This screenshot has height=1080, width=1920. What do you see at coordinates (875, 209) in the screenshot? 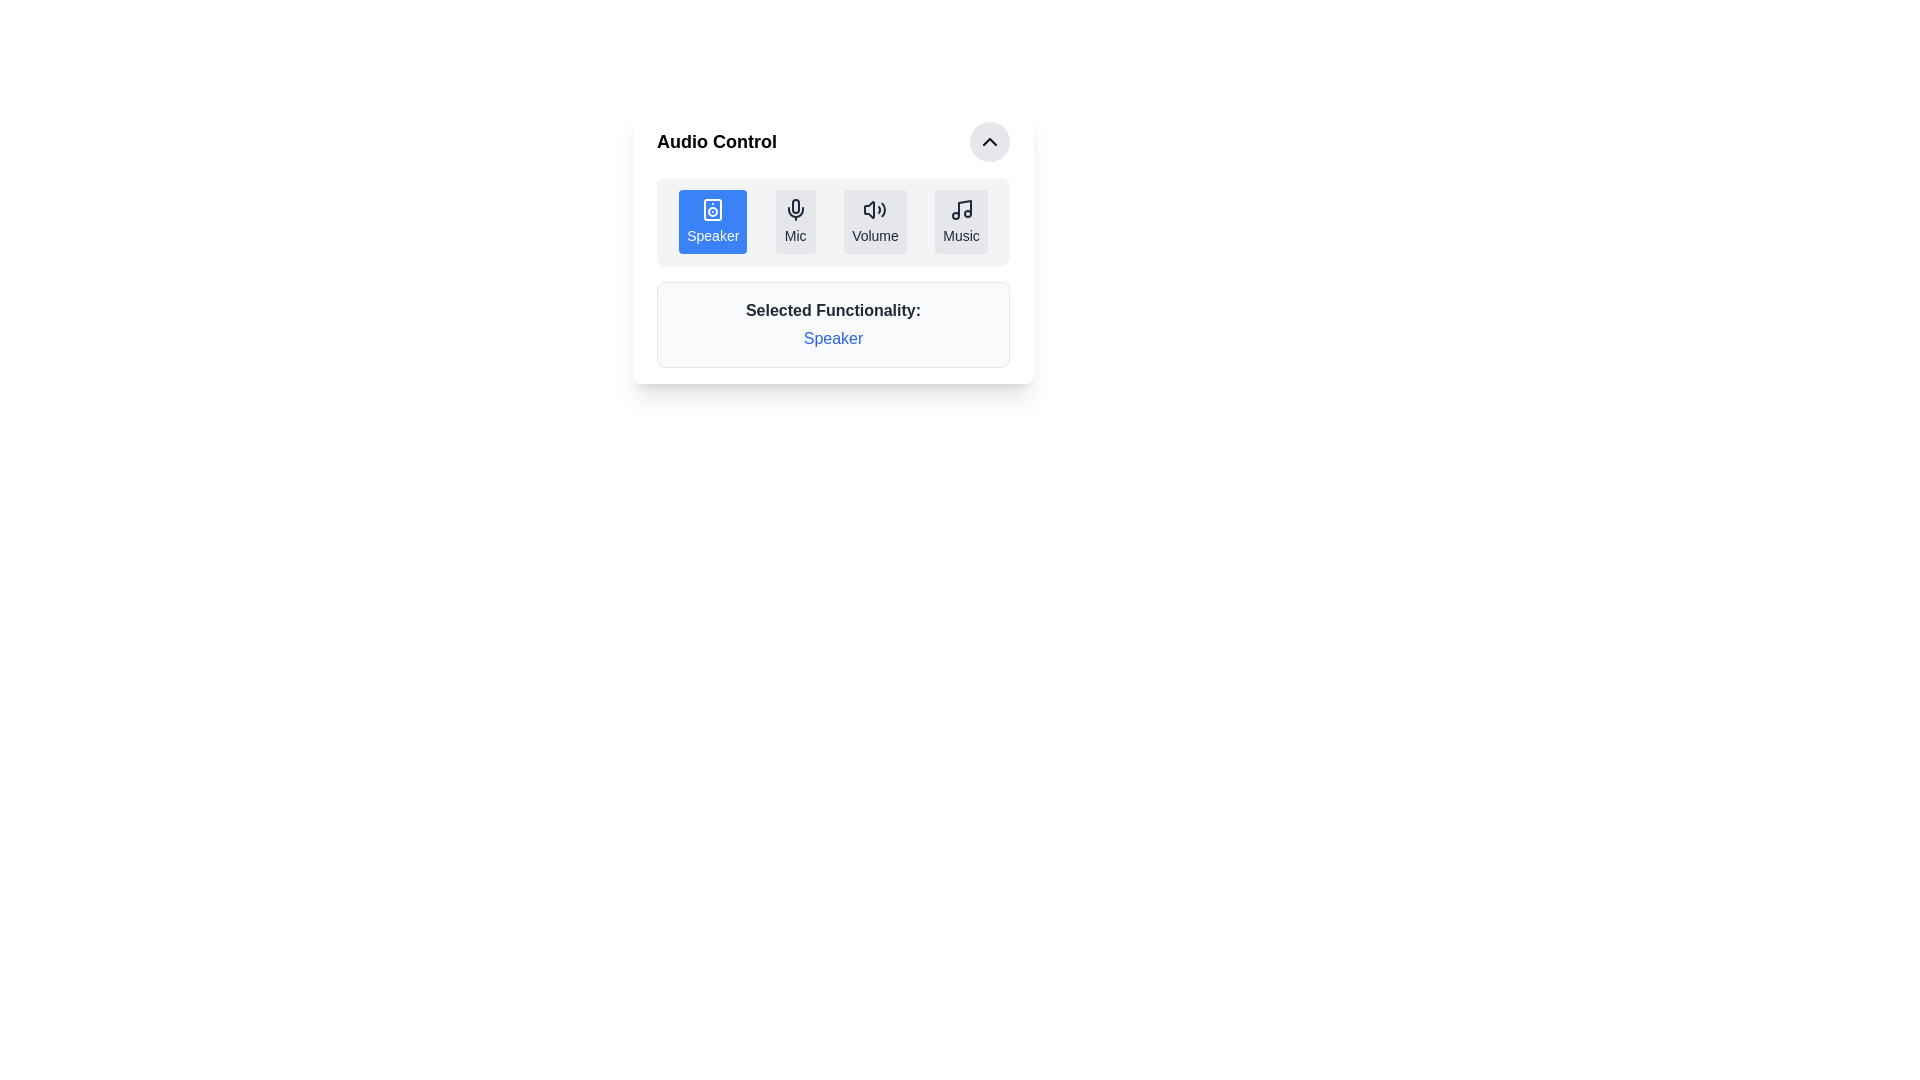
I see `the volume control icon located inside the 'Volume' button, which is the third button from the left in the toolbar under the 'Audio Control' heading` at bounding box center [875, 209].